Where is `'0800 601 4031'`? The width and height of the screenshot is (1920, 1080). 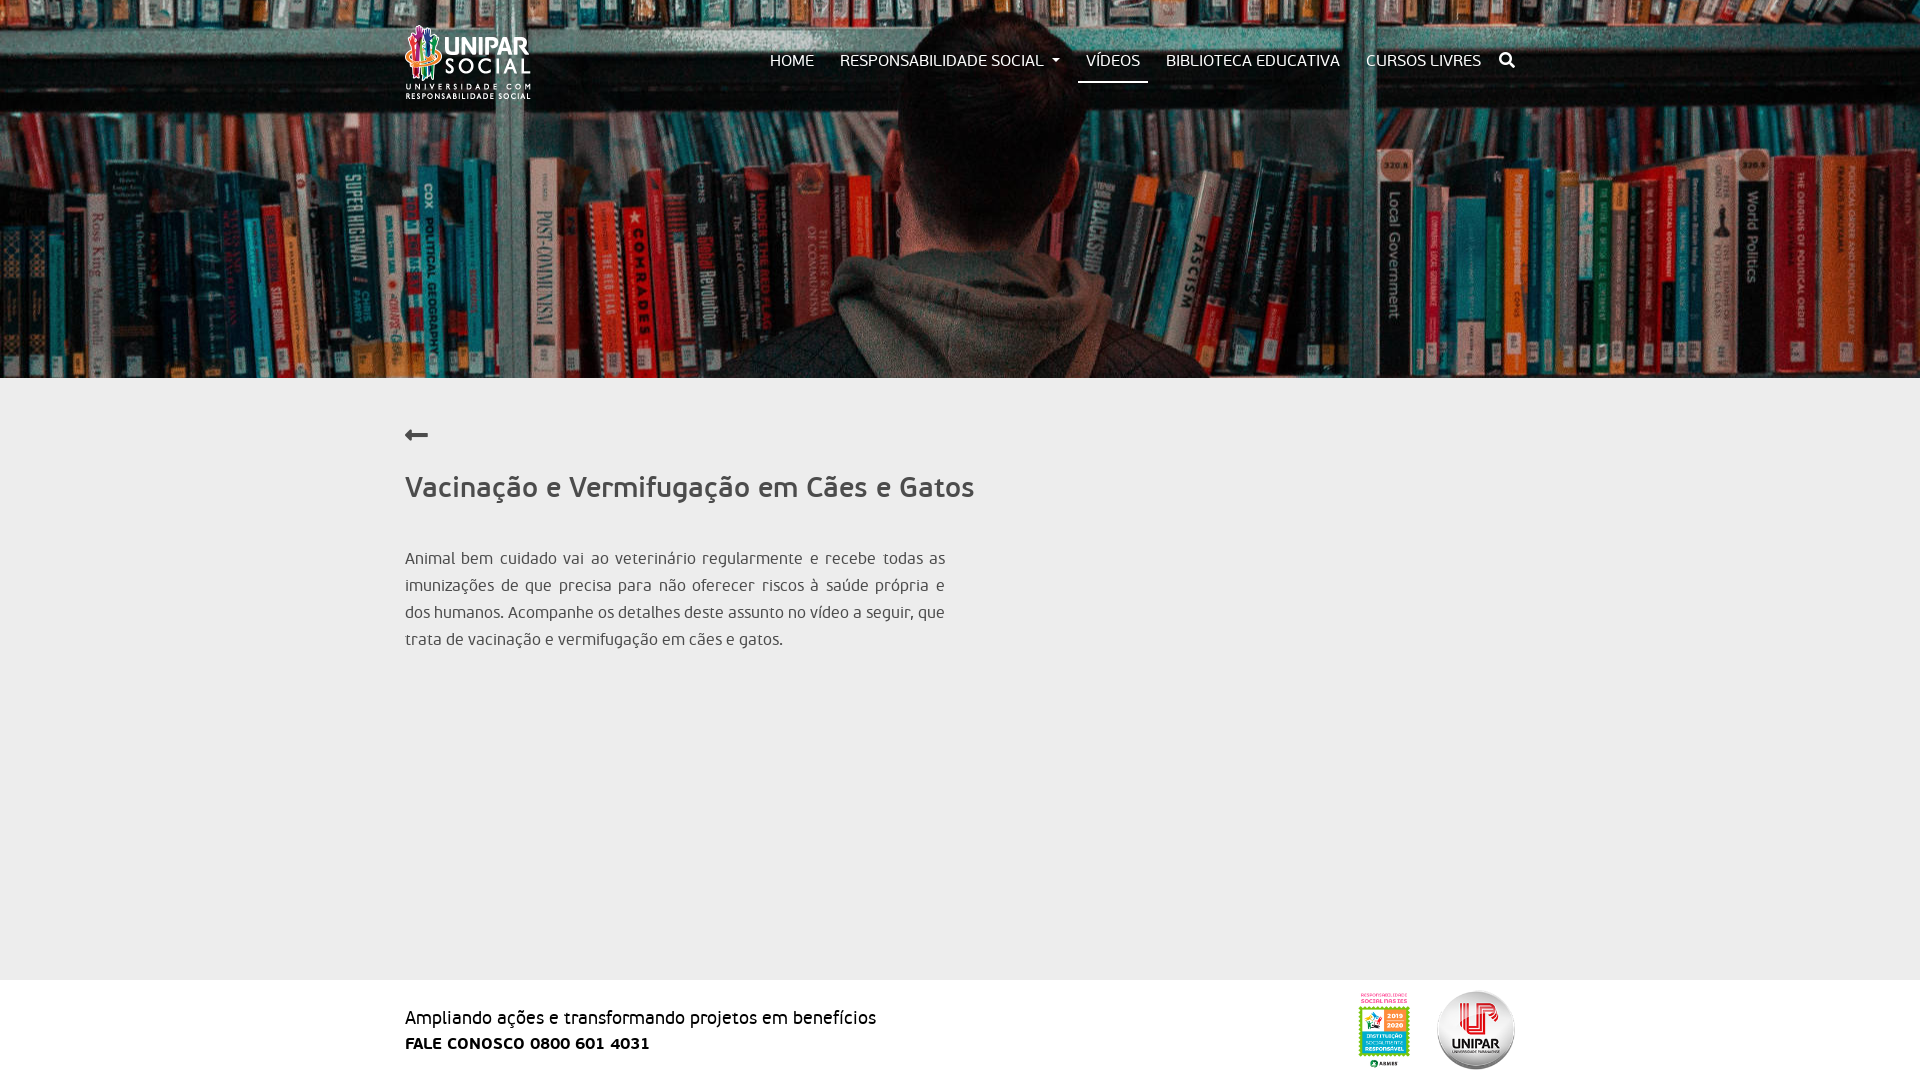 '0800 601 4031' is located at coordinates (589, 1043).